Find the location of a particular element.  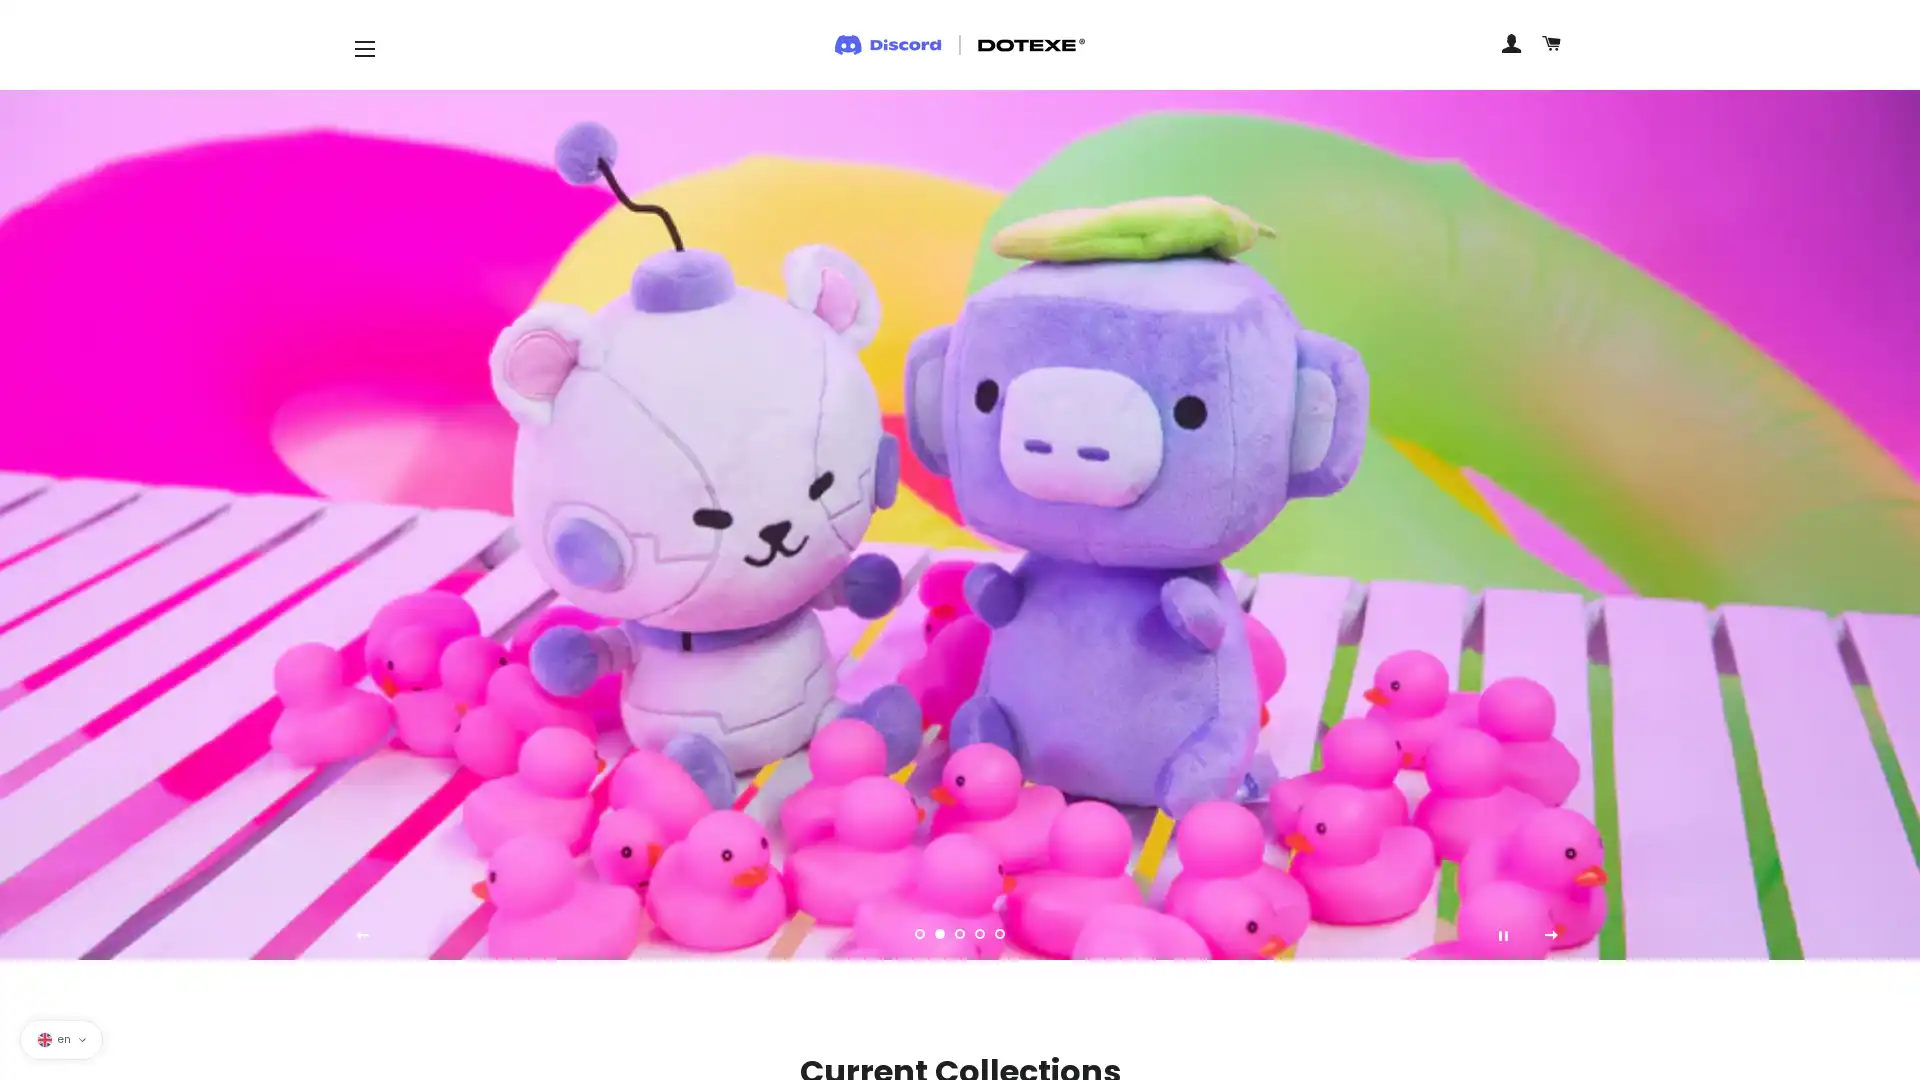

Site navigation is located at coordinates (364, 48).